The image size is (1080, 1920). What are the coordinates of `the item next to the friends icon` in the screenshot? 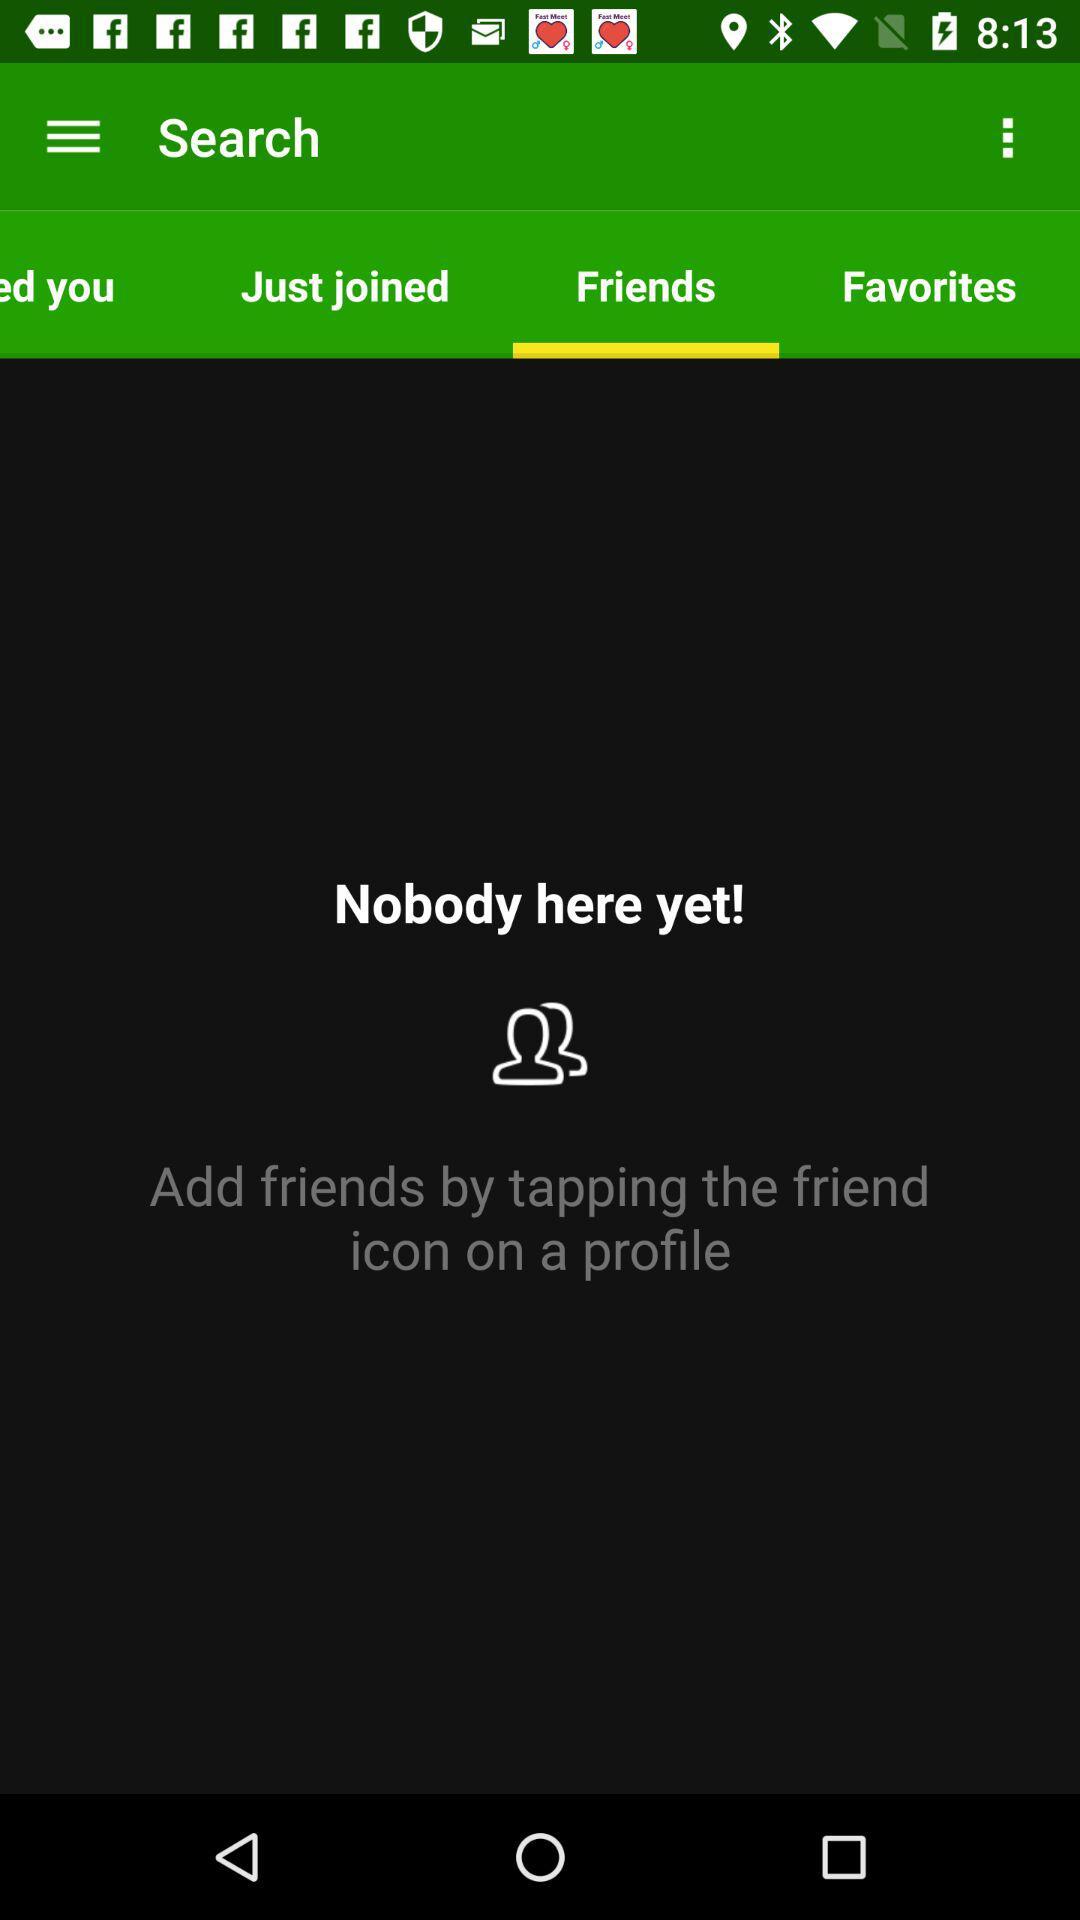 It's located at (929, 283).